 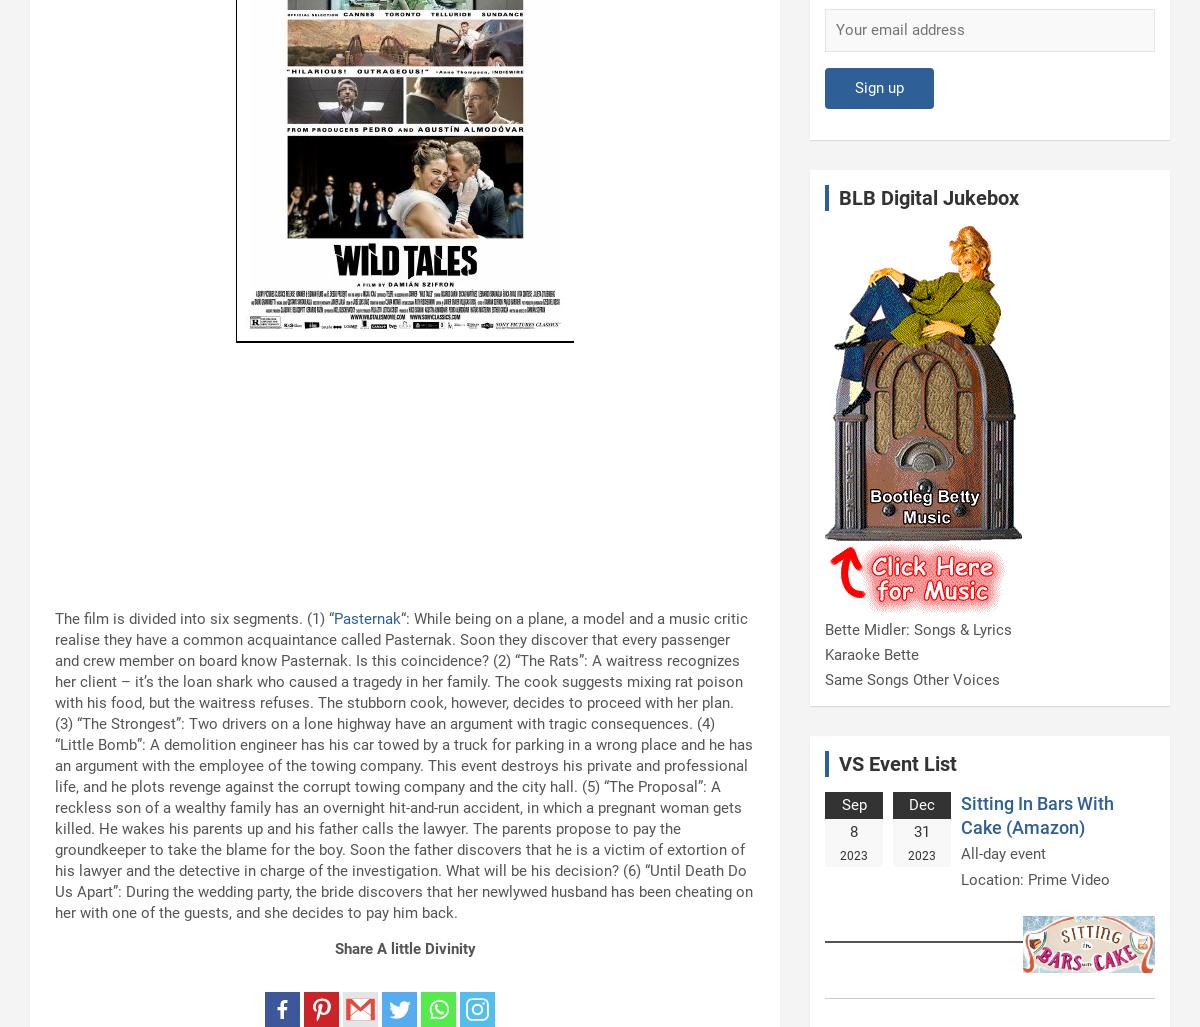 I want to click on 'Bette Midler: Songs & Lyrics', so click(x=918, y=628).